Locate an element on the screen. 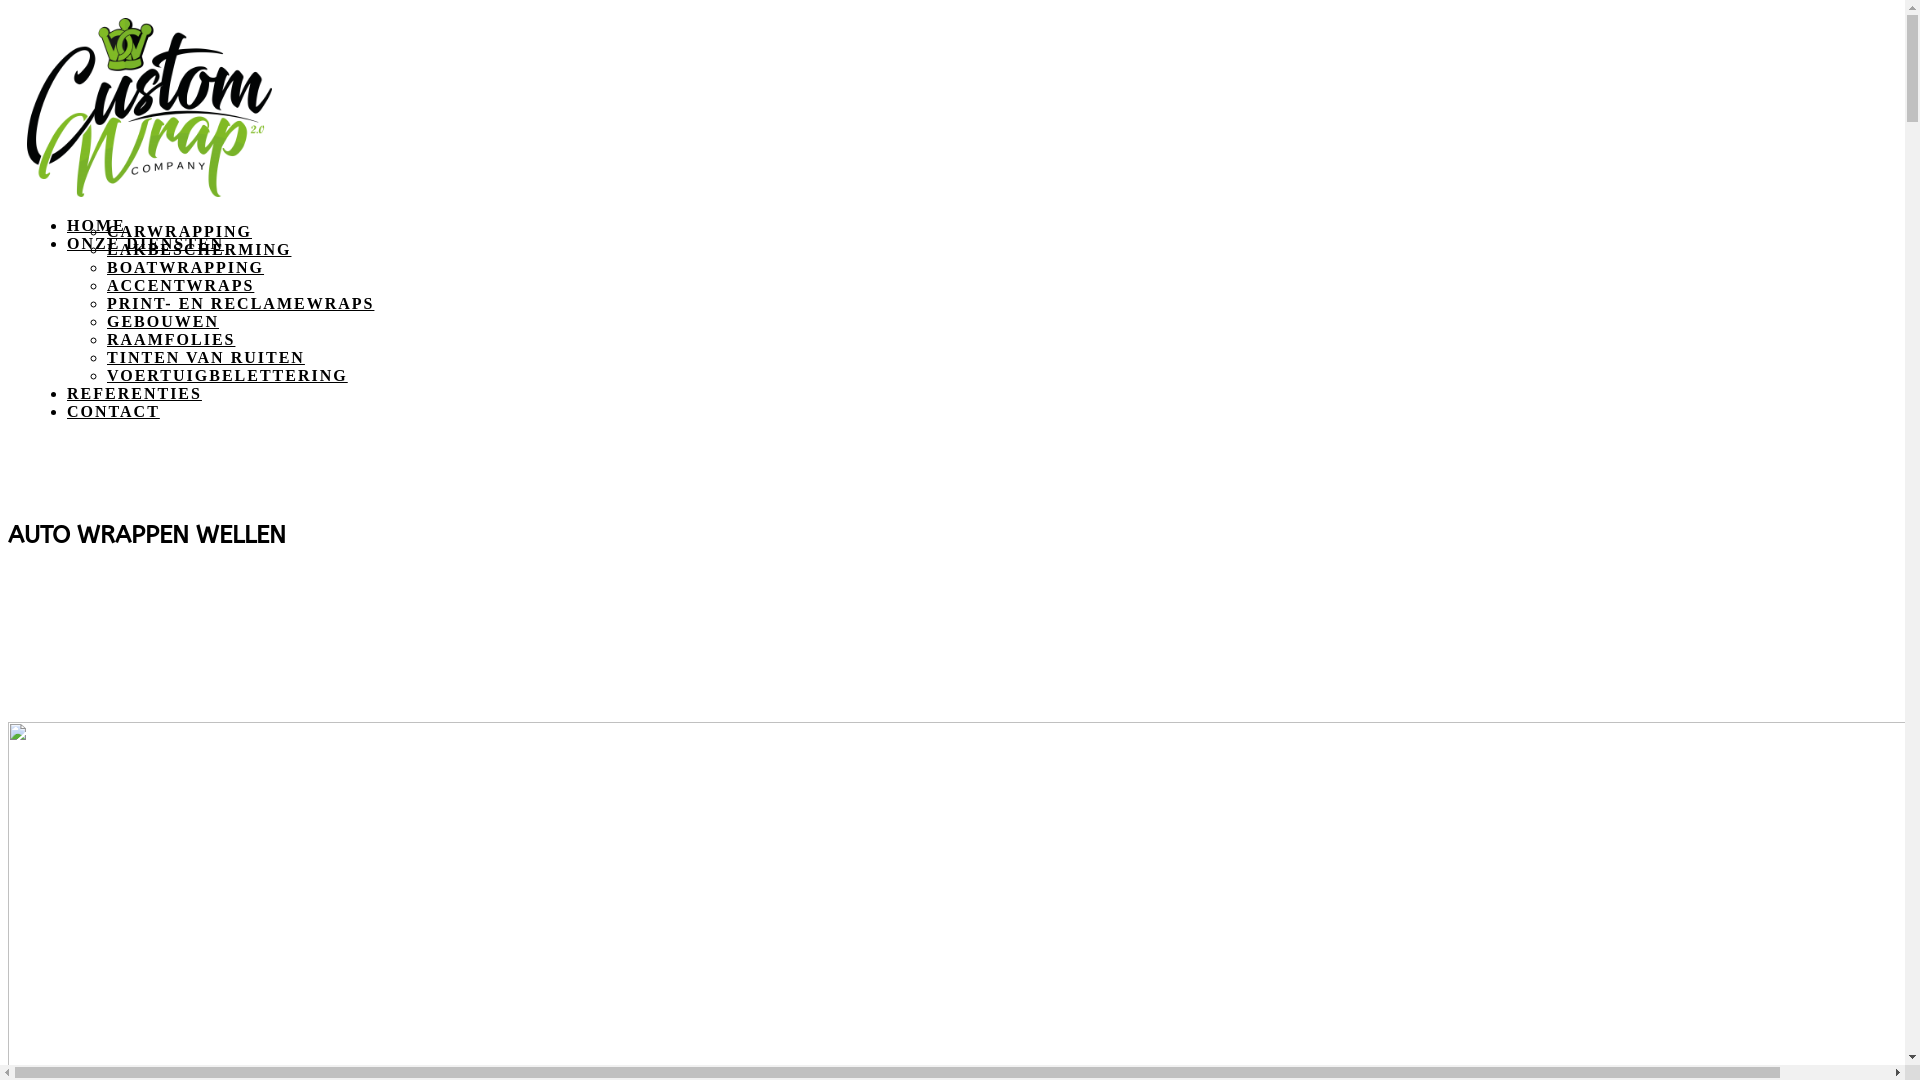 The width and height of the screenshot is (1920, 1080). 'RAAMFOLIES' is located at coordinates (105, 338).